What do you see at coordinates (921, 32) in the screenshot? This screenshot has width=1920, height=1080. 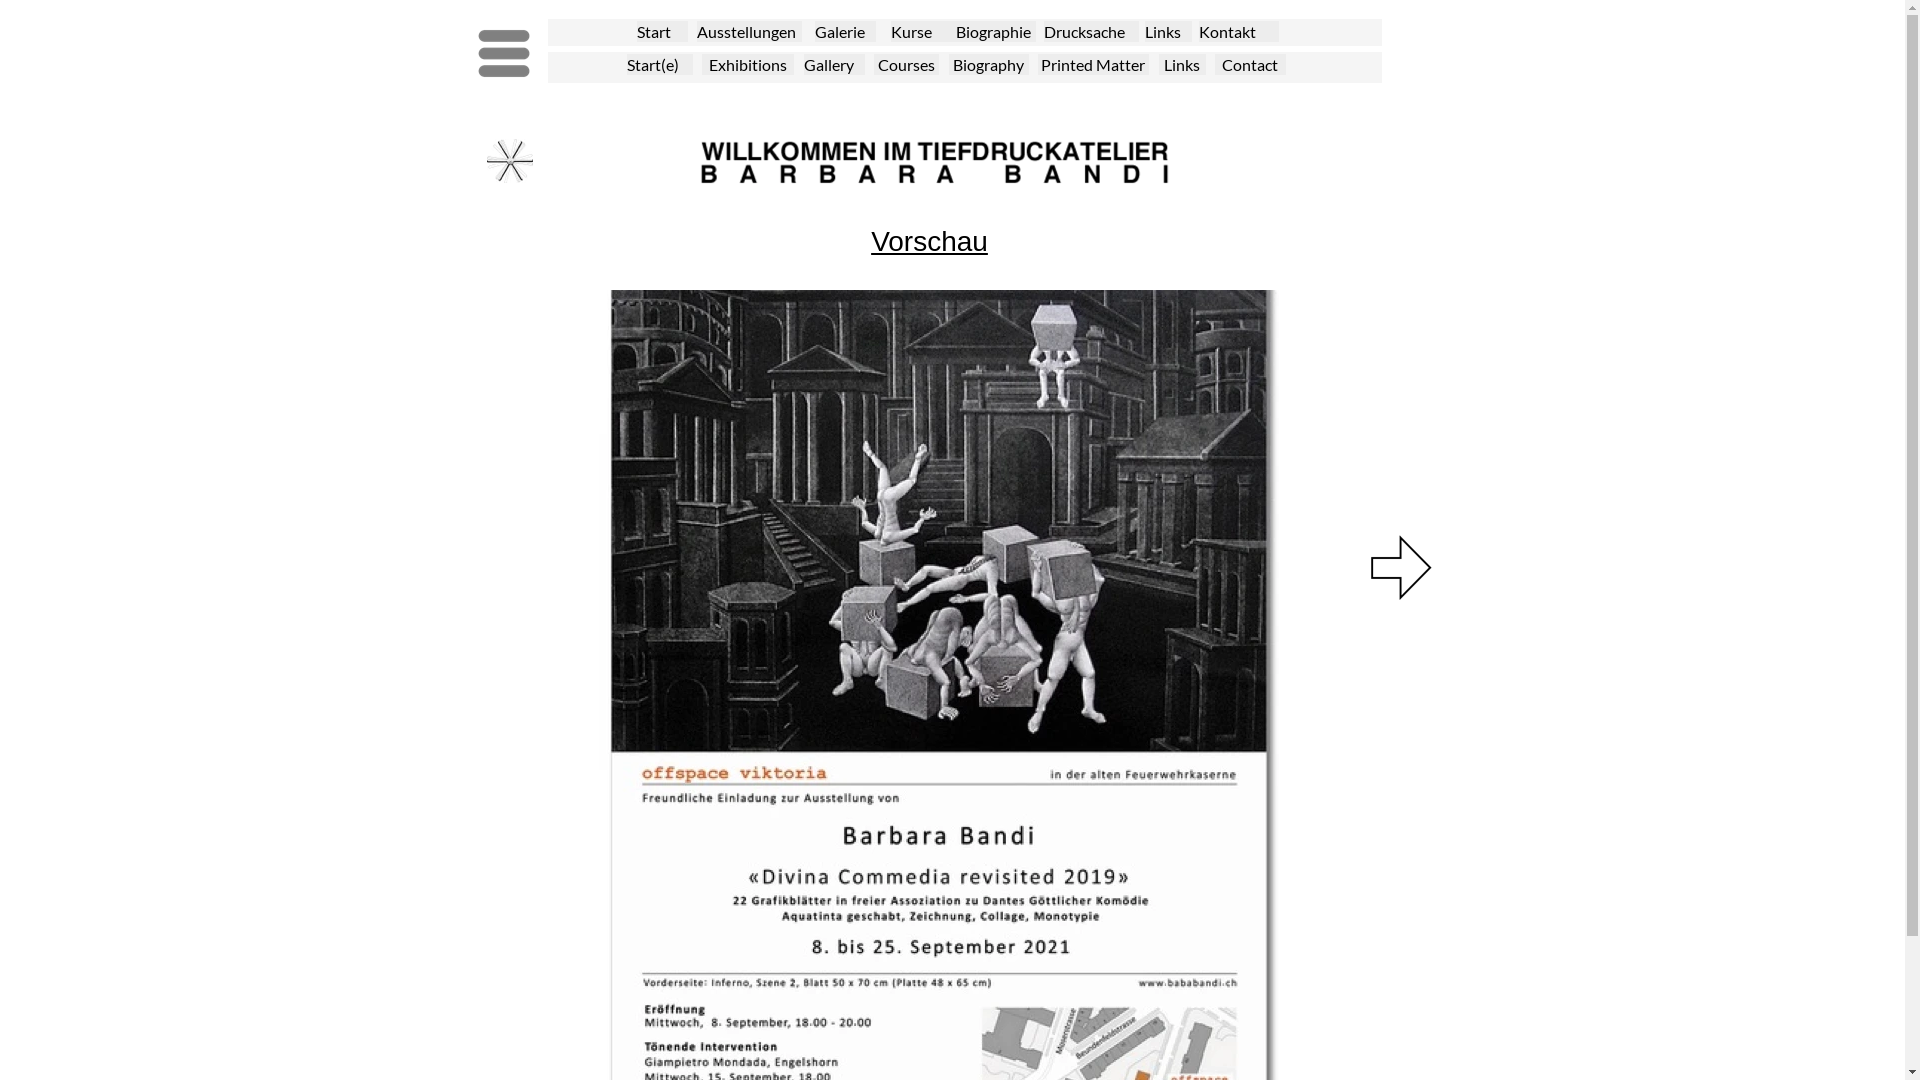 I see `'Kurse'` at bounding box center [921, 32].